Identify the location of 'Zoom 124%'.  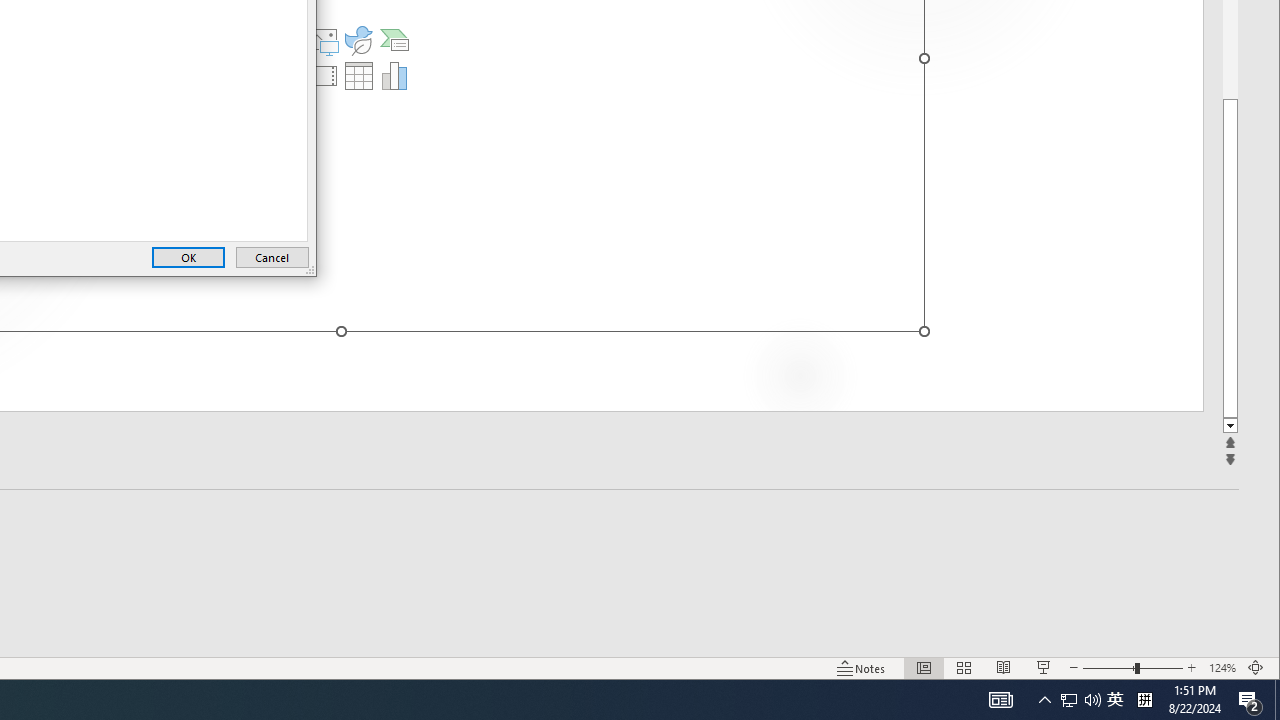
(1221, 668).